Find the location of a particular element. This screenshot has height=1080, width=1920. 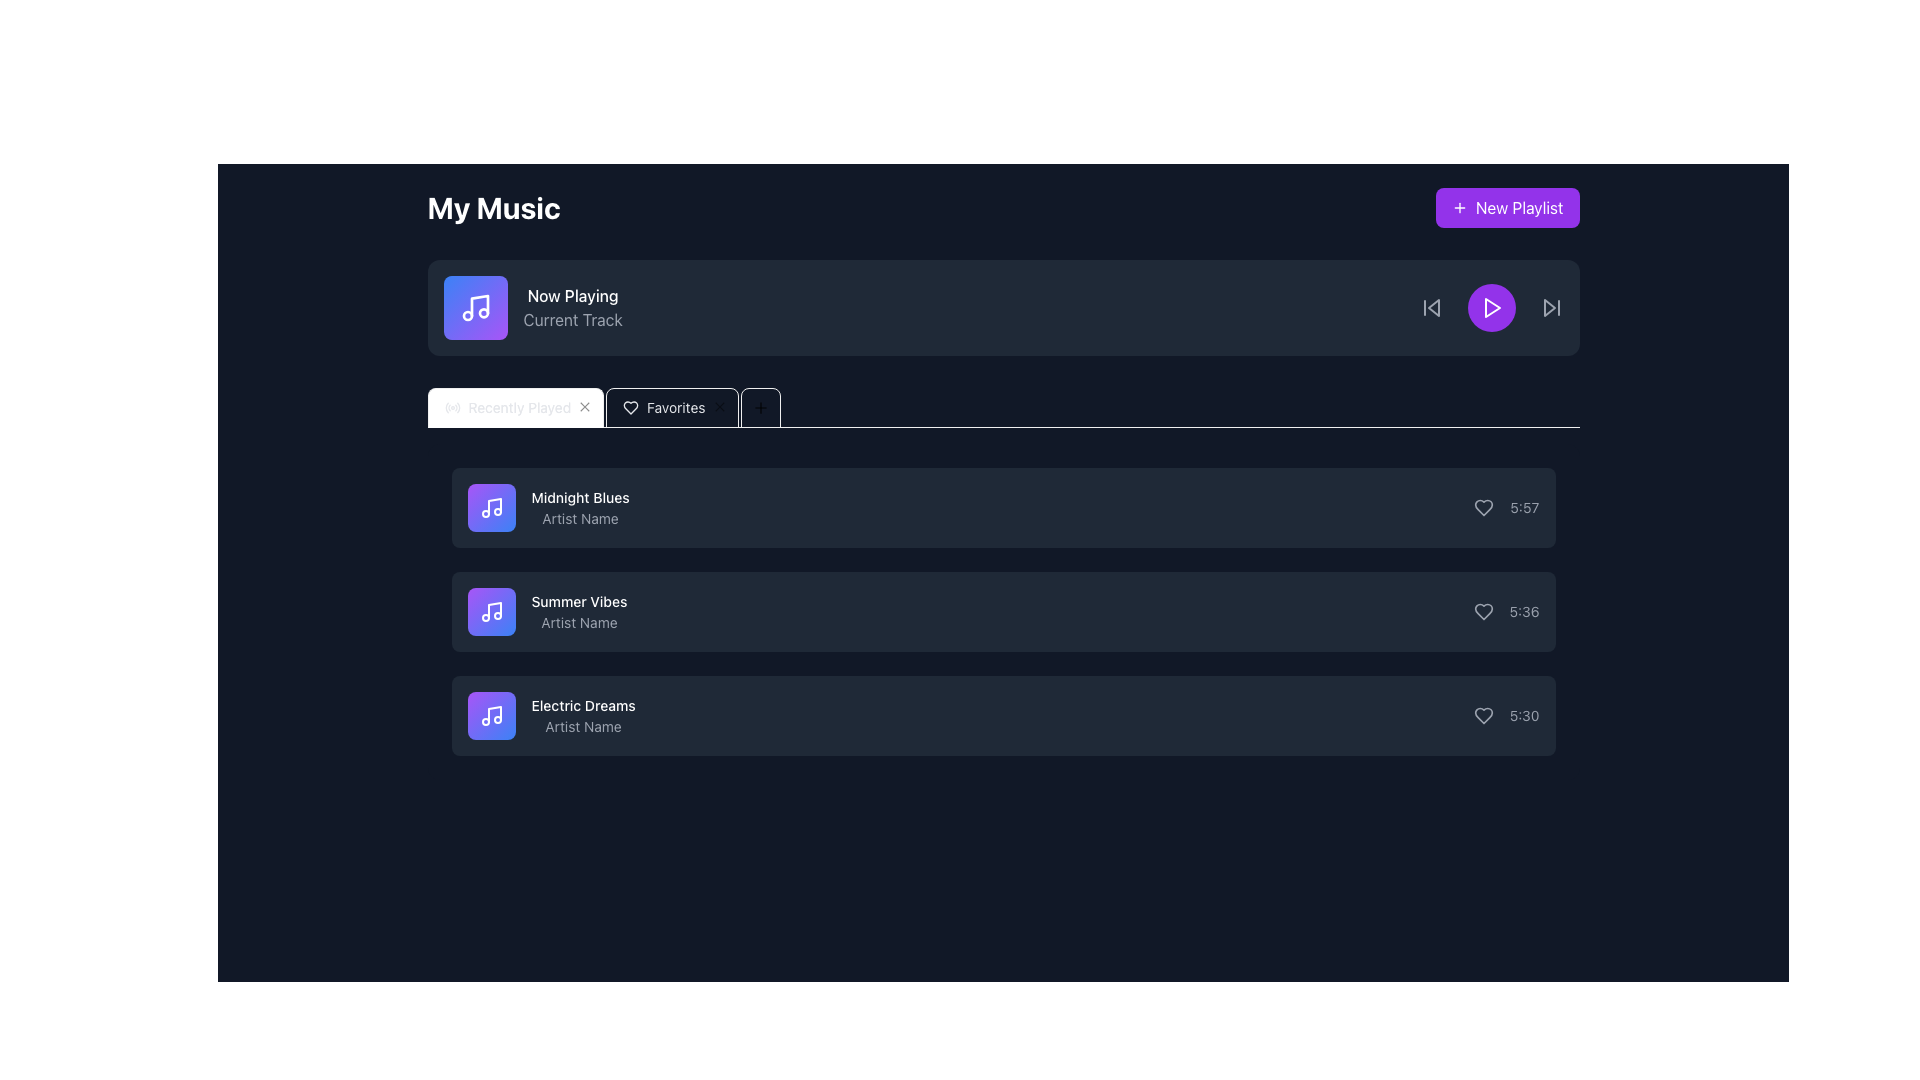

text label displaying the duration or timestamp of the song 'Summer Vibes', located to the right of the heart-shaped icon is located at coordinates (1523, 611).